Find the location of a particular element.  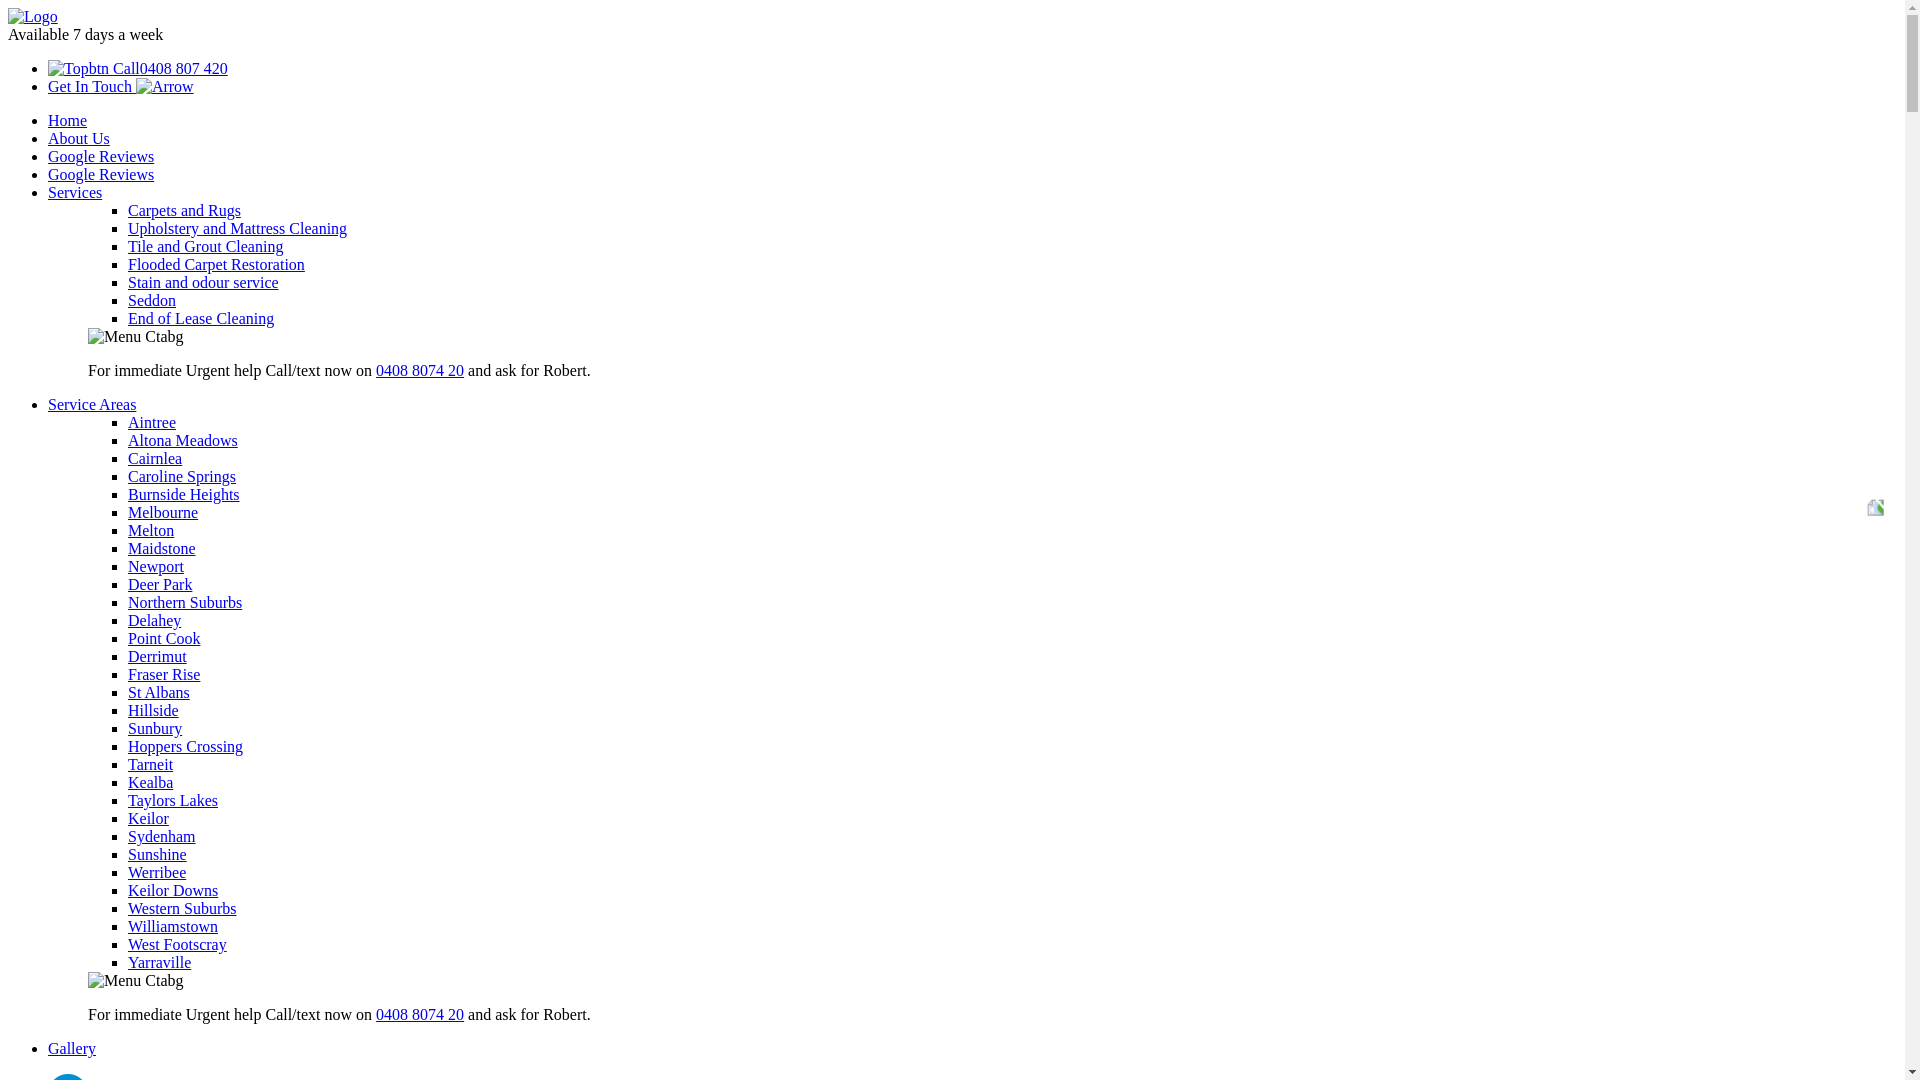

'West Footscray' is located at coordinates (177, 944).